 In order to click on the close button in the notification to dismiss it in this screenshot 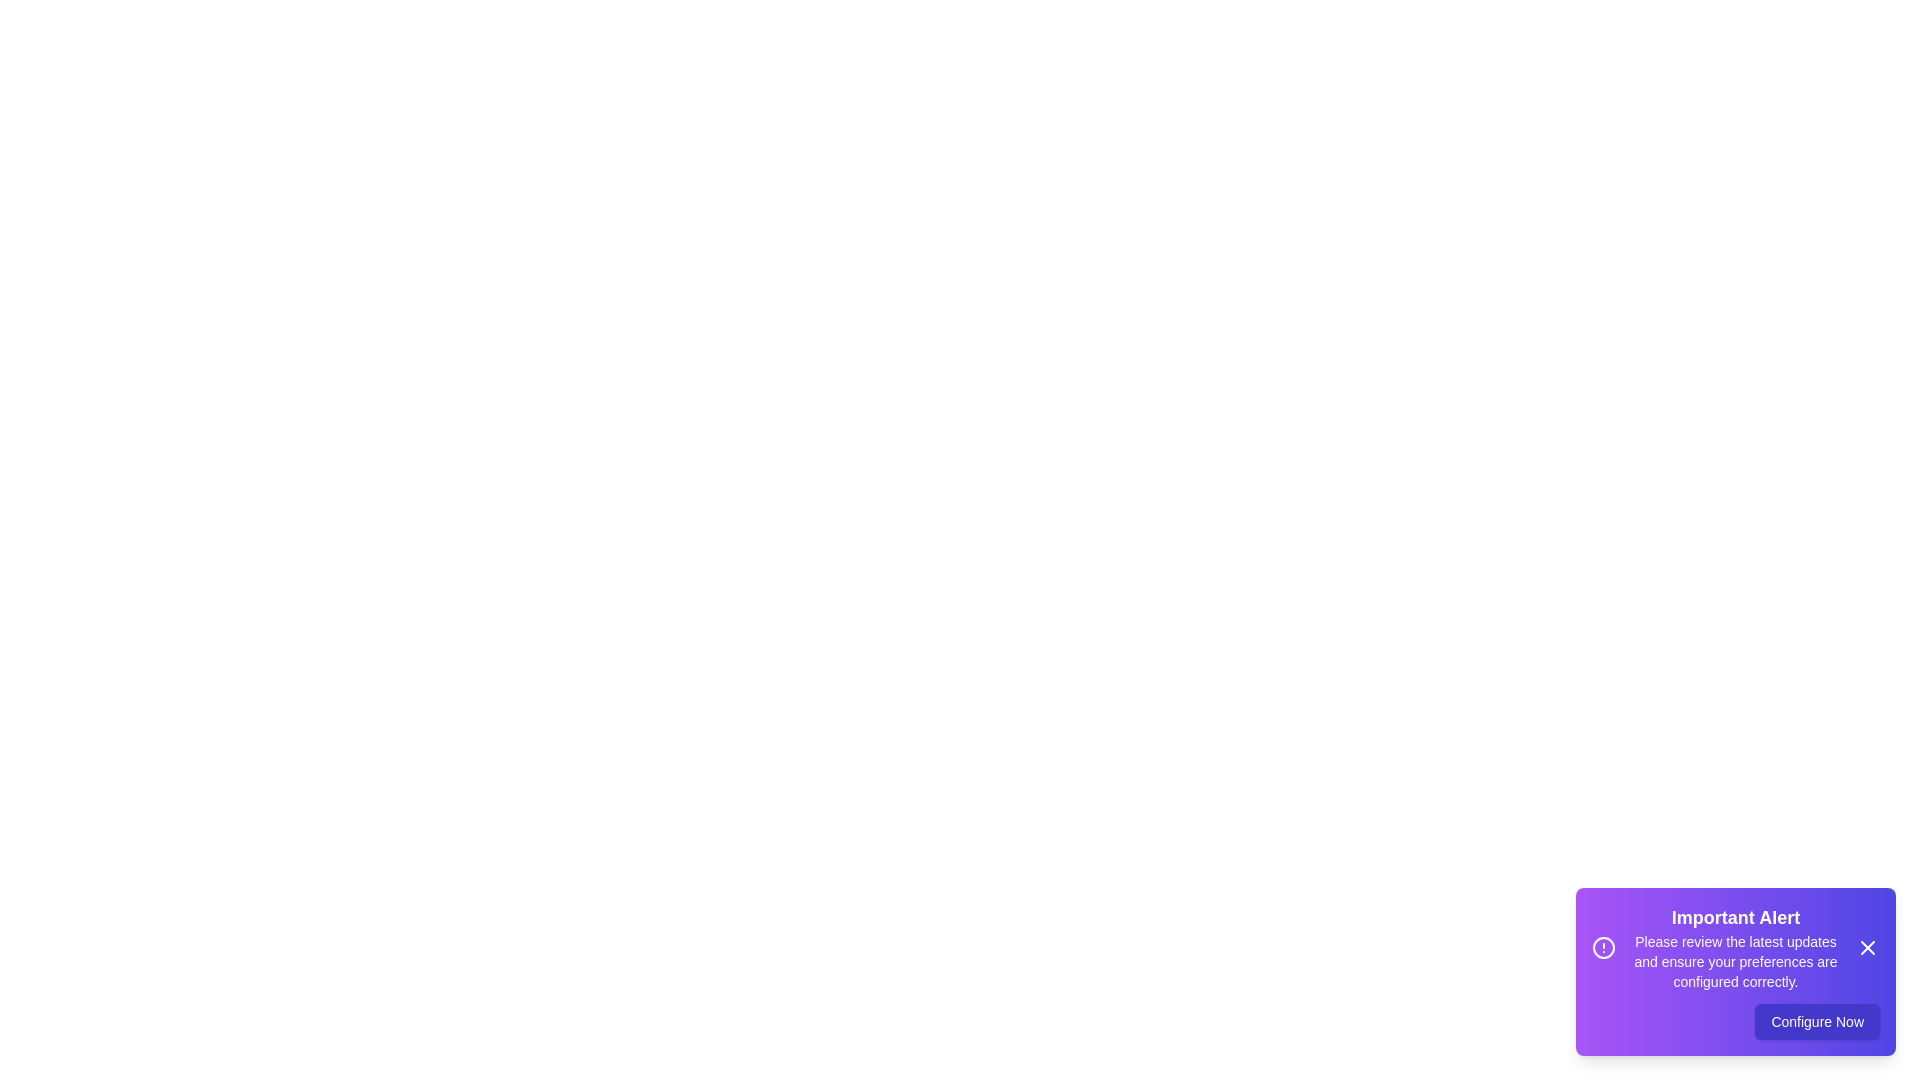, I will do `click(1866, 947)`.